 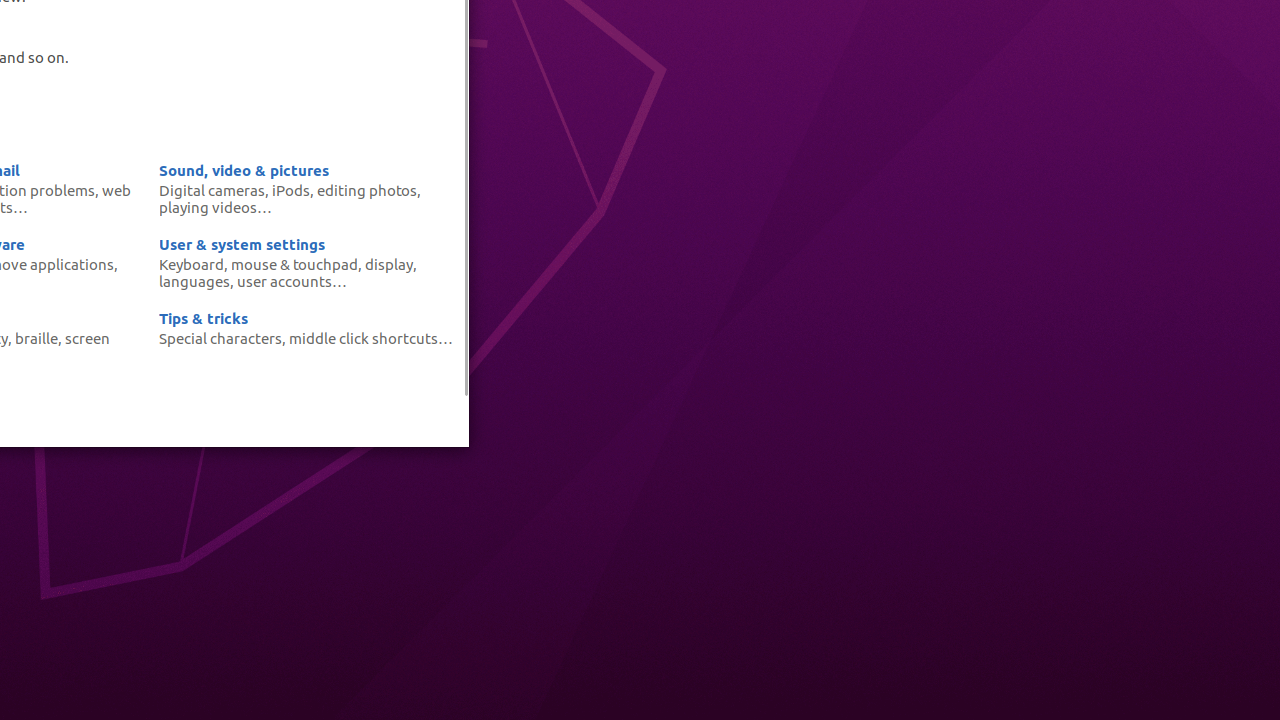 What do you see at coordinates (363, 336) in the screenshot?
I see `'middle click shortcuts'` at bounding box center [363, 336].